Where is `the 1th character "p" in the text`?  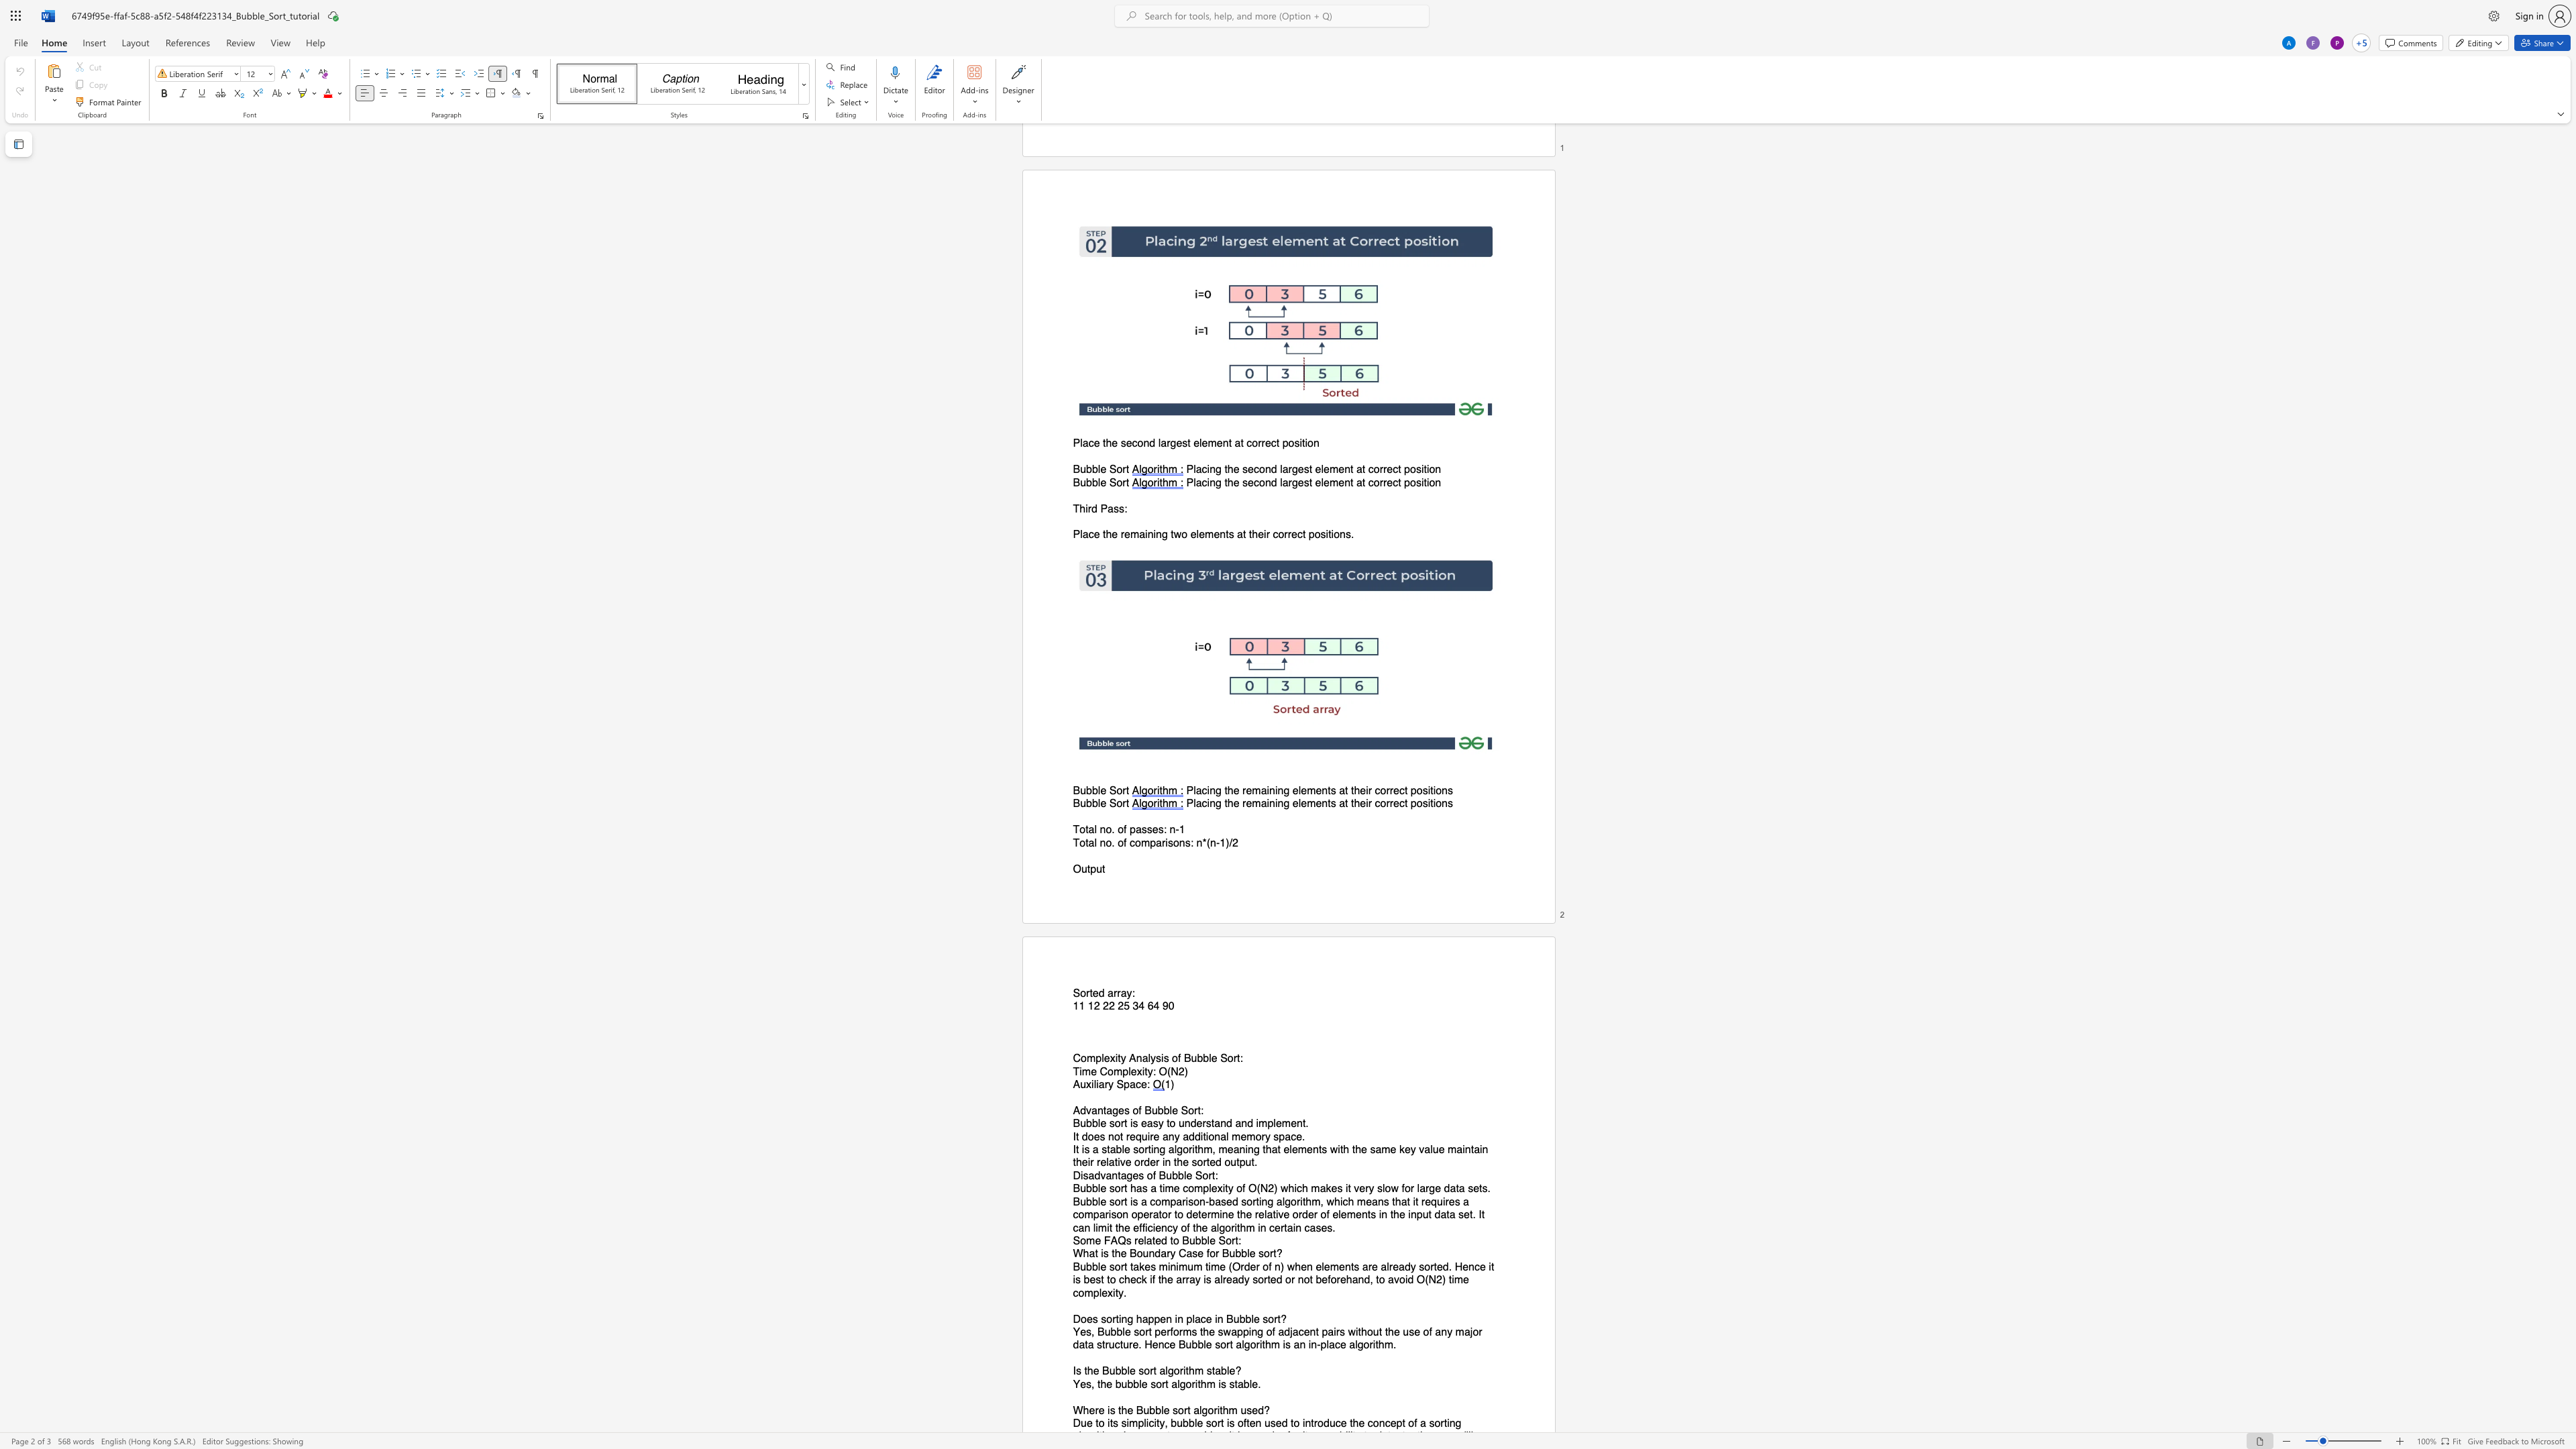 the 1th character "p" in the text is located at coordinates (1124, 1071).